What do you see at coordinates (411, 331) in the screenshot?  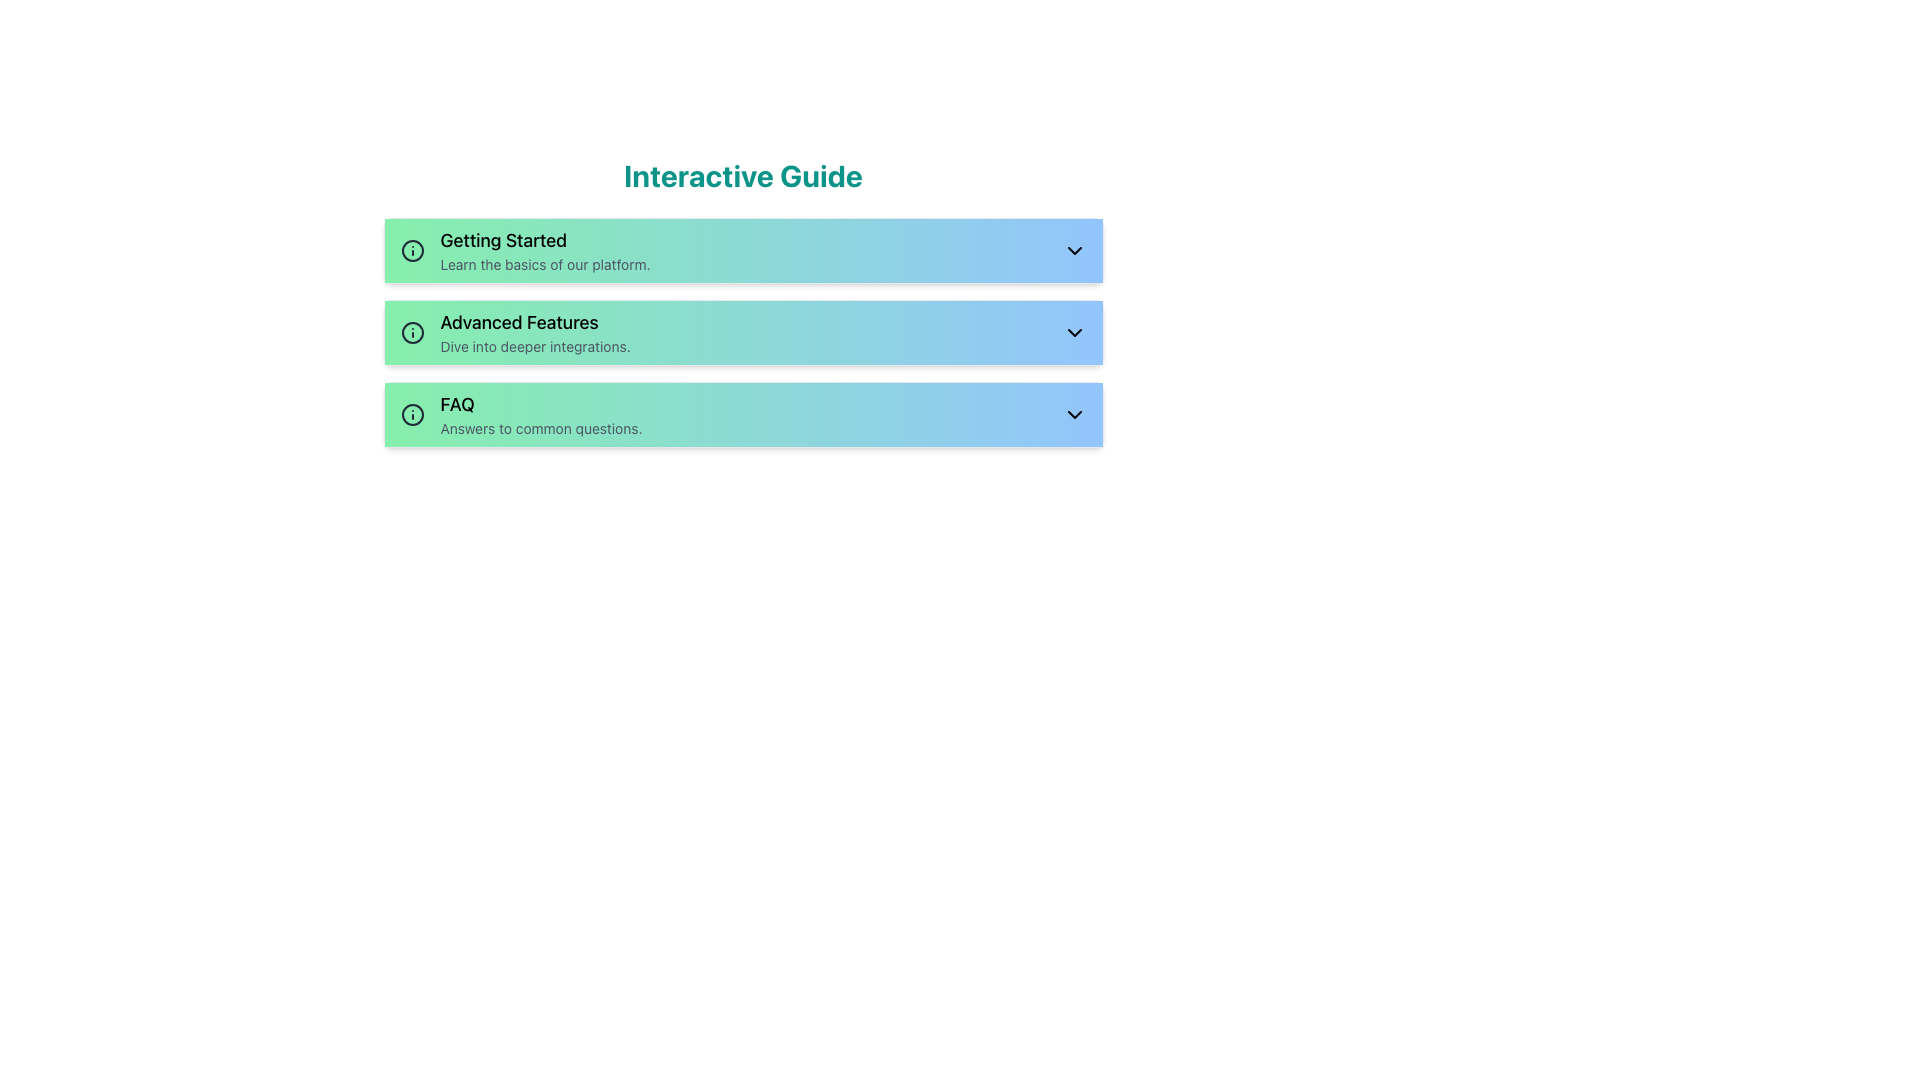 I see `the 'Advanced Features' icon located in the 'Interactive Guide' section, which serves as a visual representation for accessing additional context or information` at bounding box center [411, 331].